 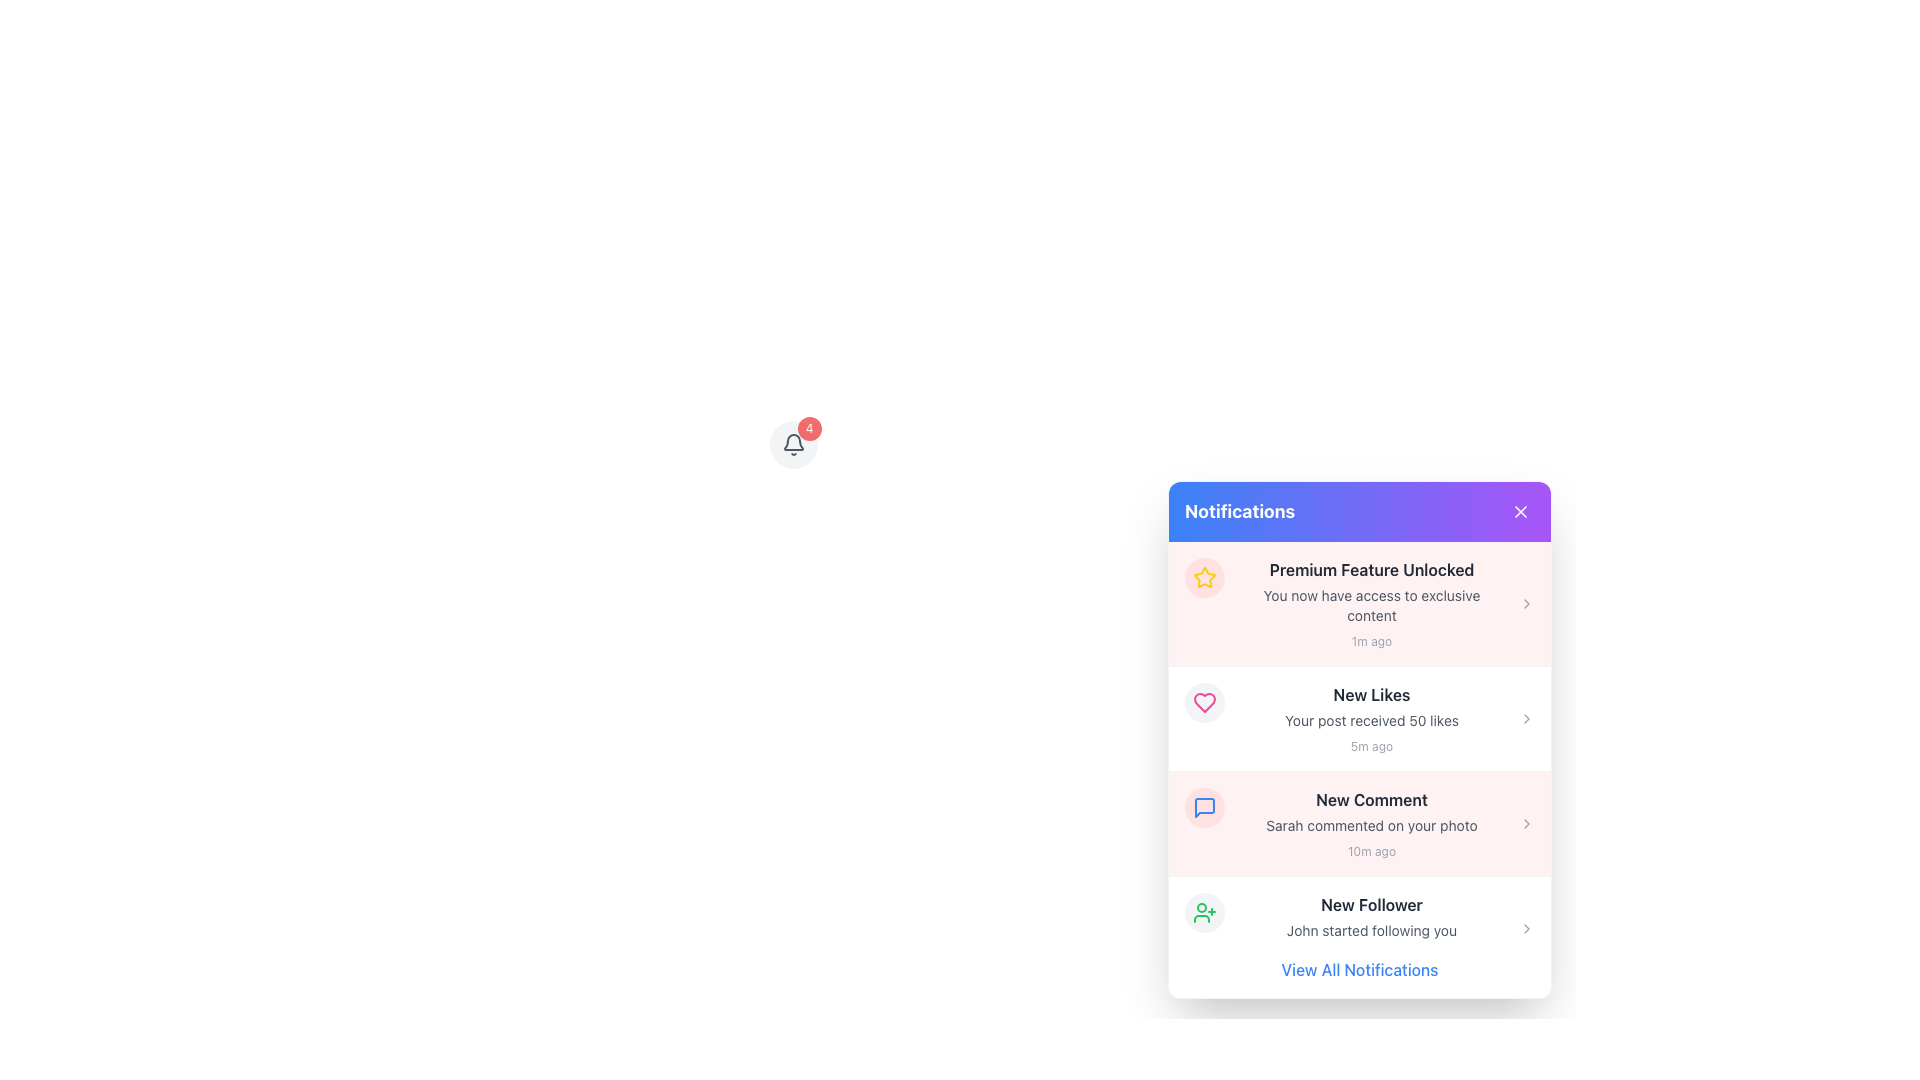 What do you see at coordinates (1371, 905) in the screenshot?
I see `text label that serves as a headline for the fourth notification entry, located under the green icon of a person` at bounding box center [1371, 905].